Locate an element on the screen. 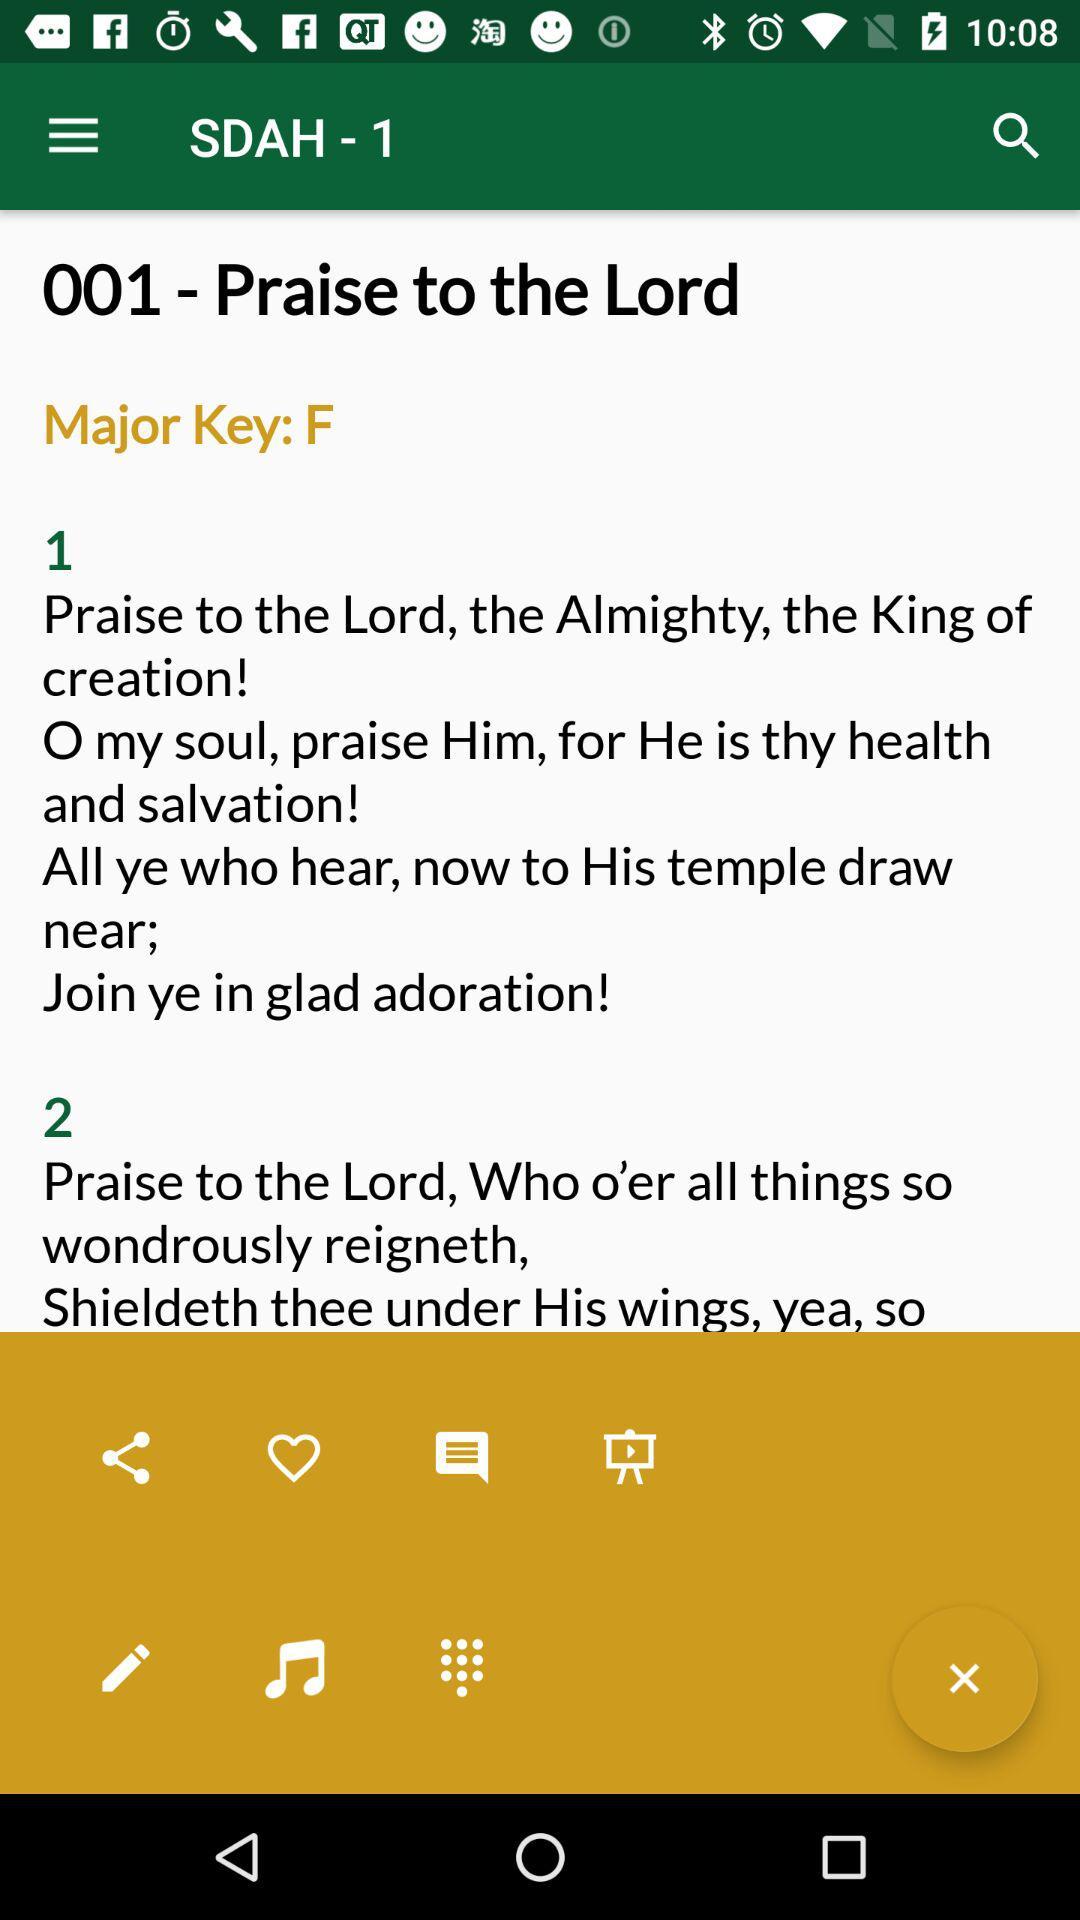 This screenshot has width=1080, height=1920. control audio is located at coordinates (293, 1667).